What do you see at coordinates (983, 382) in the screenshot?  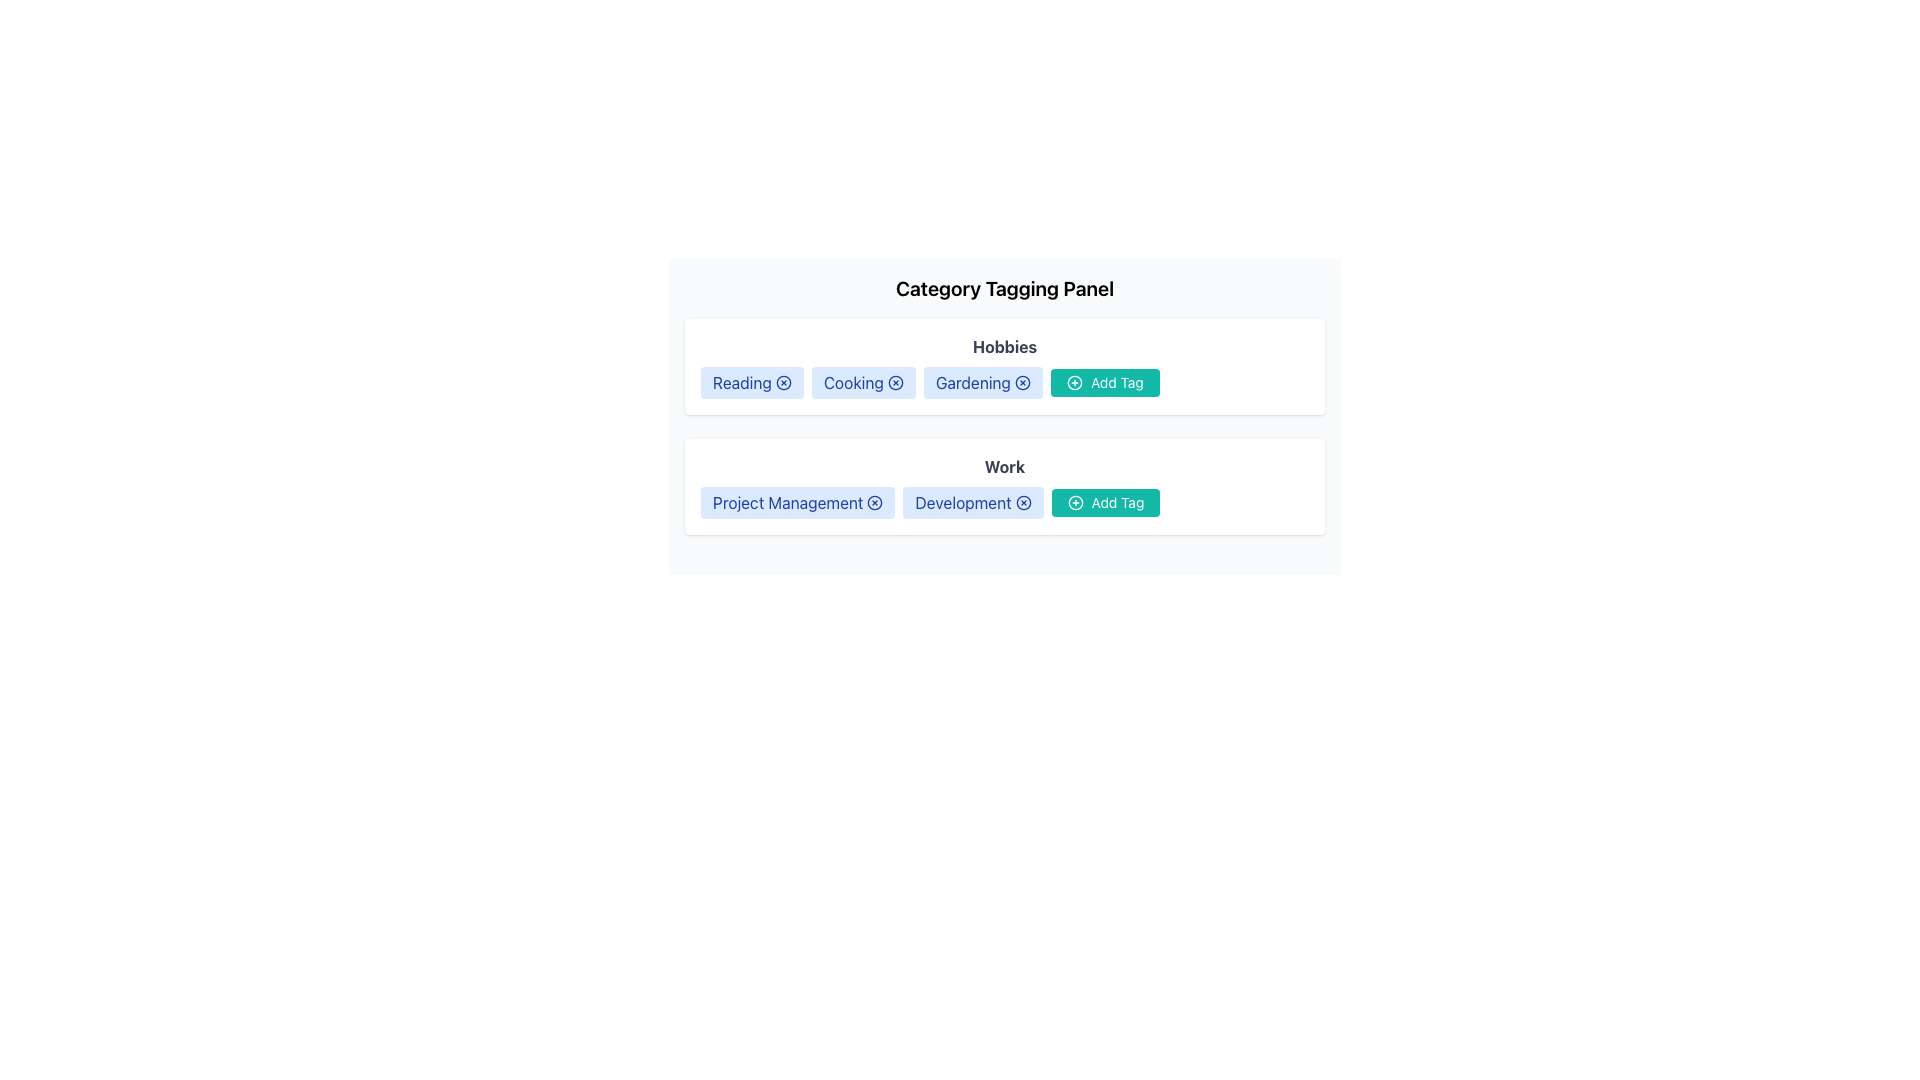 I see `the 'x' icon next to the 'Gardening' tag indicator` at bounding box center [983, 382].